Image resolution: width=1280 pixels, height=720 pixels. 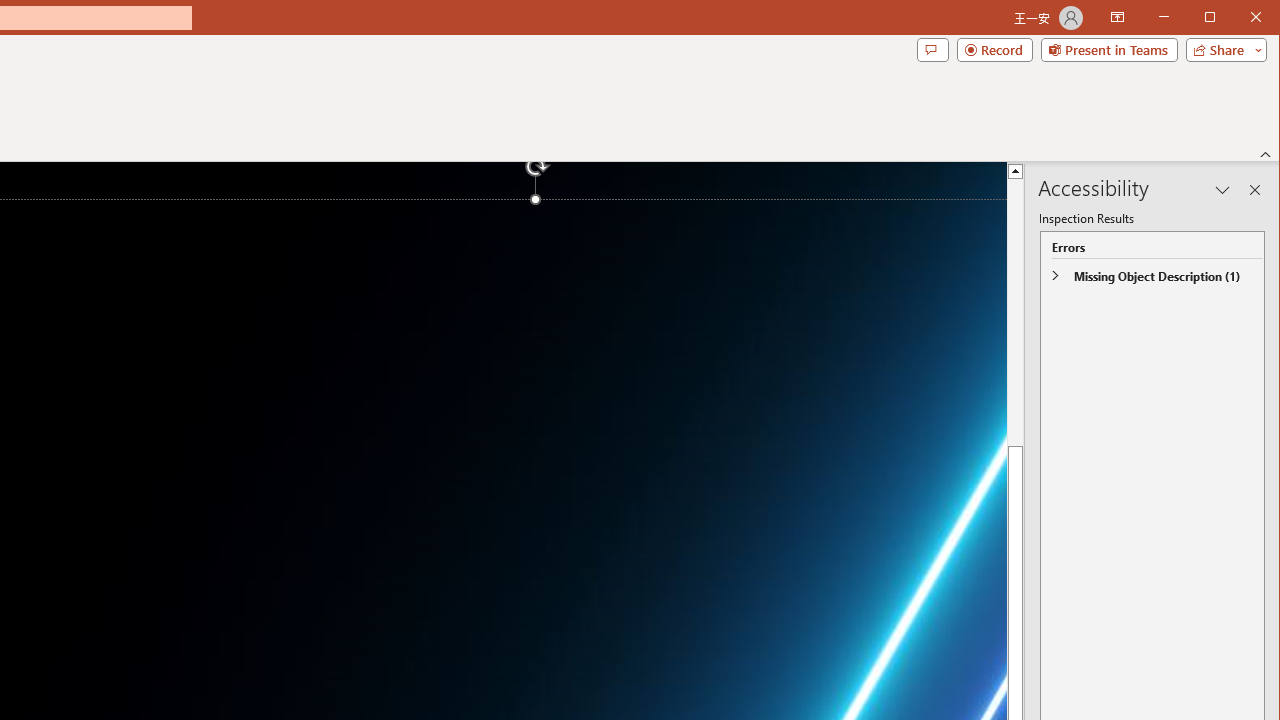 What do you see at coordinates (1265, 153) in the screenshot?
I see `'Collapse the Ribbon'` at bounding box center [1265, 153].